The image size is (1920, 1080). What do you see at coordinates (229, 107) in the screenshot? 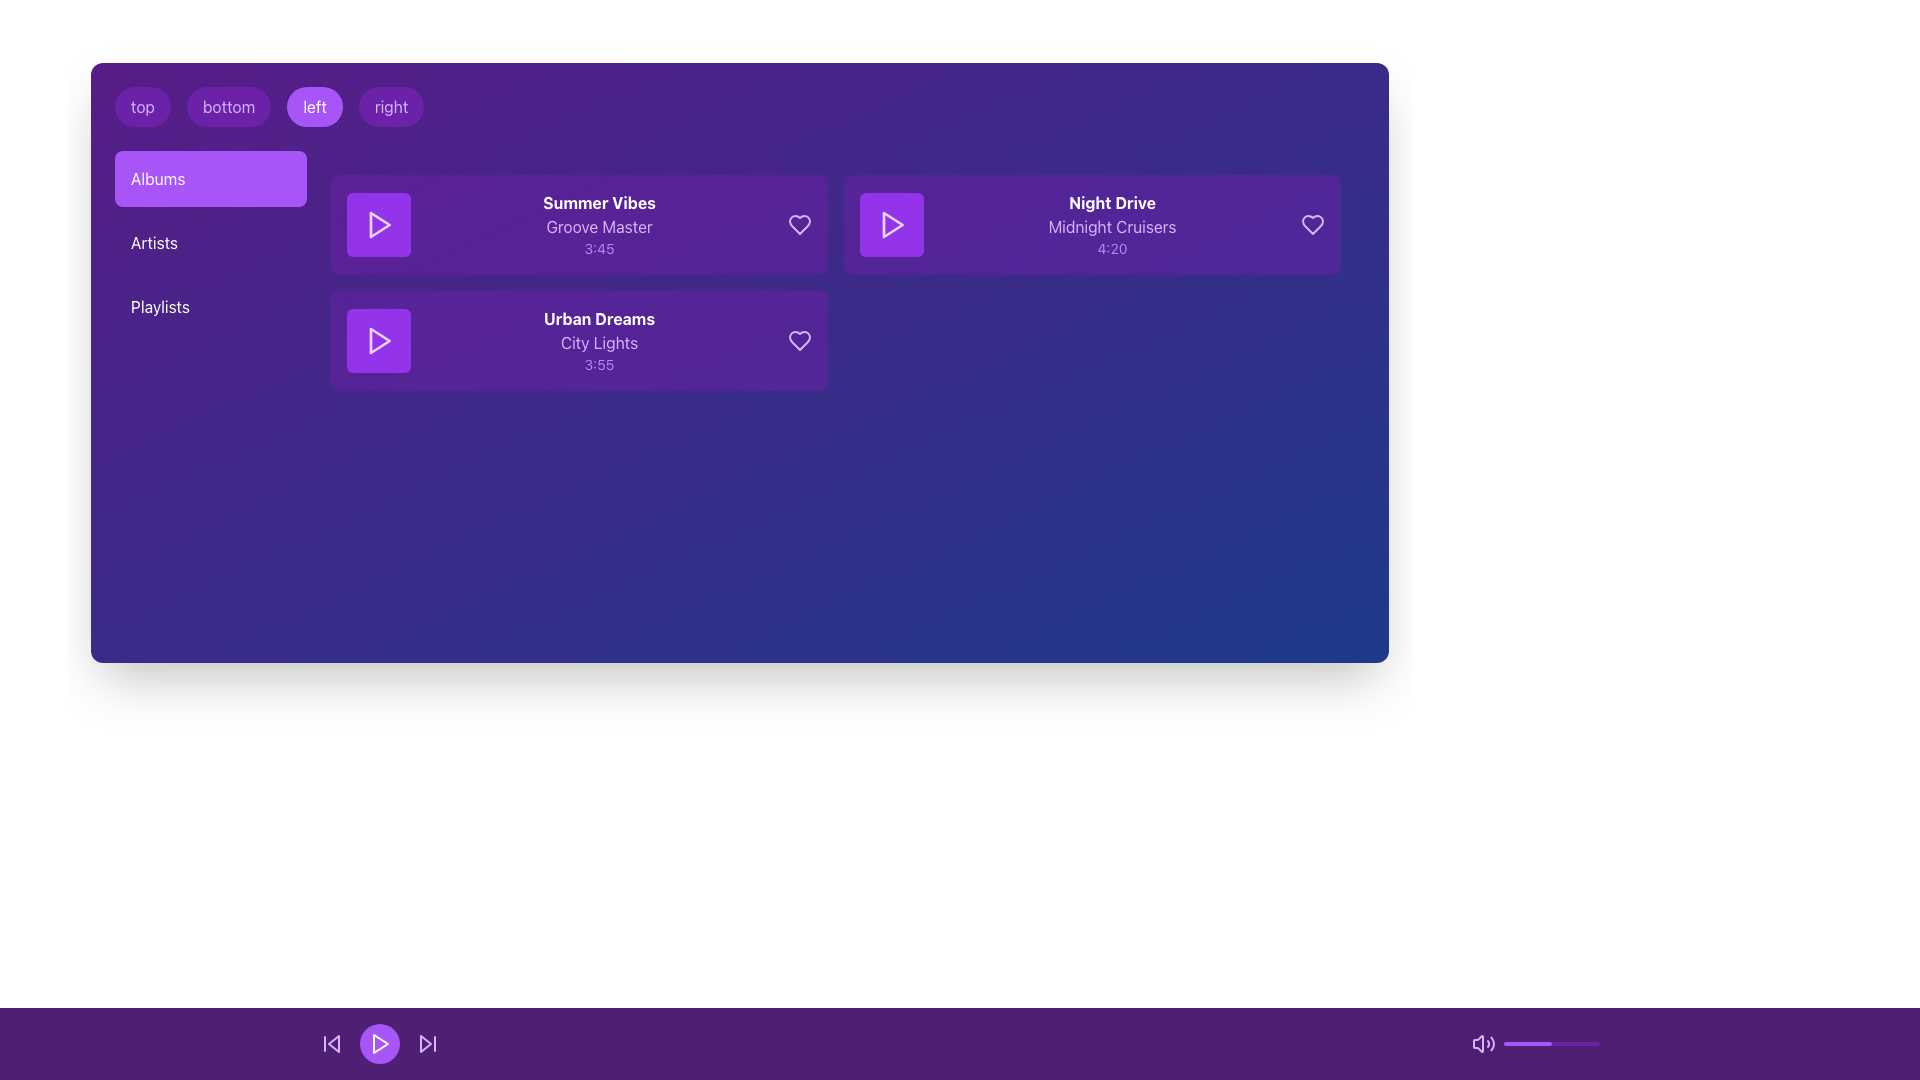
I see `the 'bottom' button, which is the second button in a row of four horizontally aligned buttons` at bounding box center [229, 107].